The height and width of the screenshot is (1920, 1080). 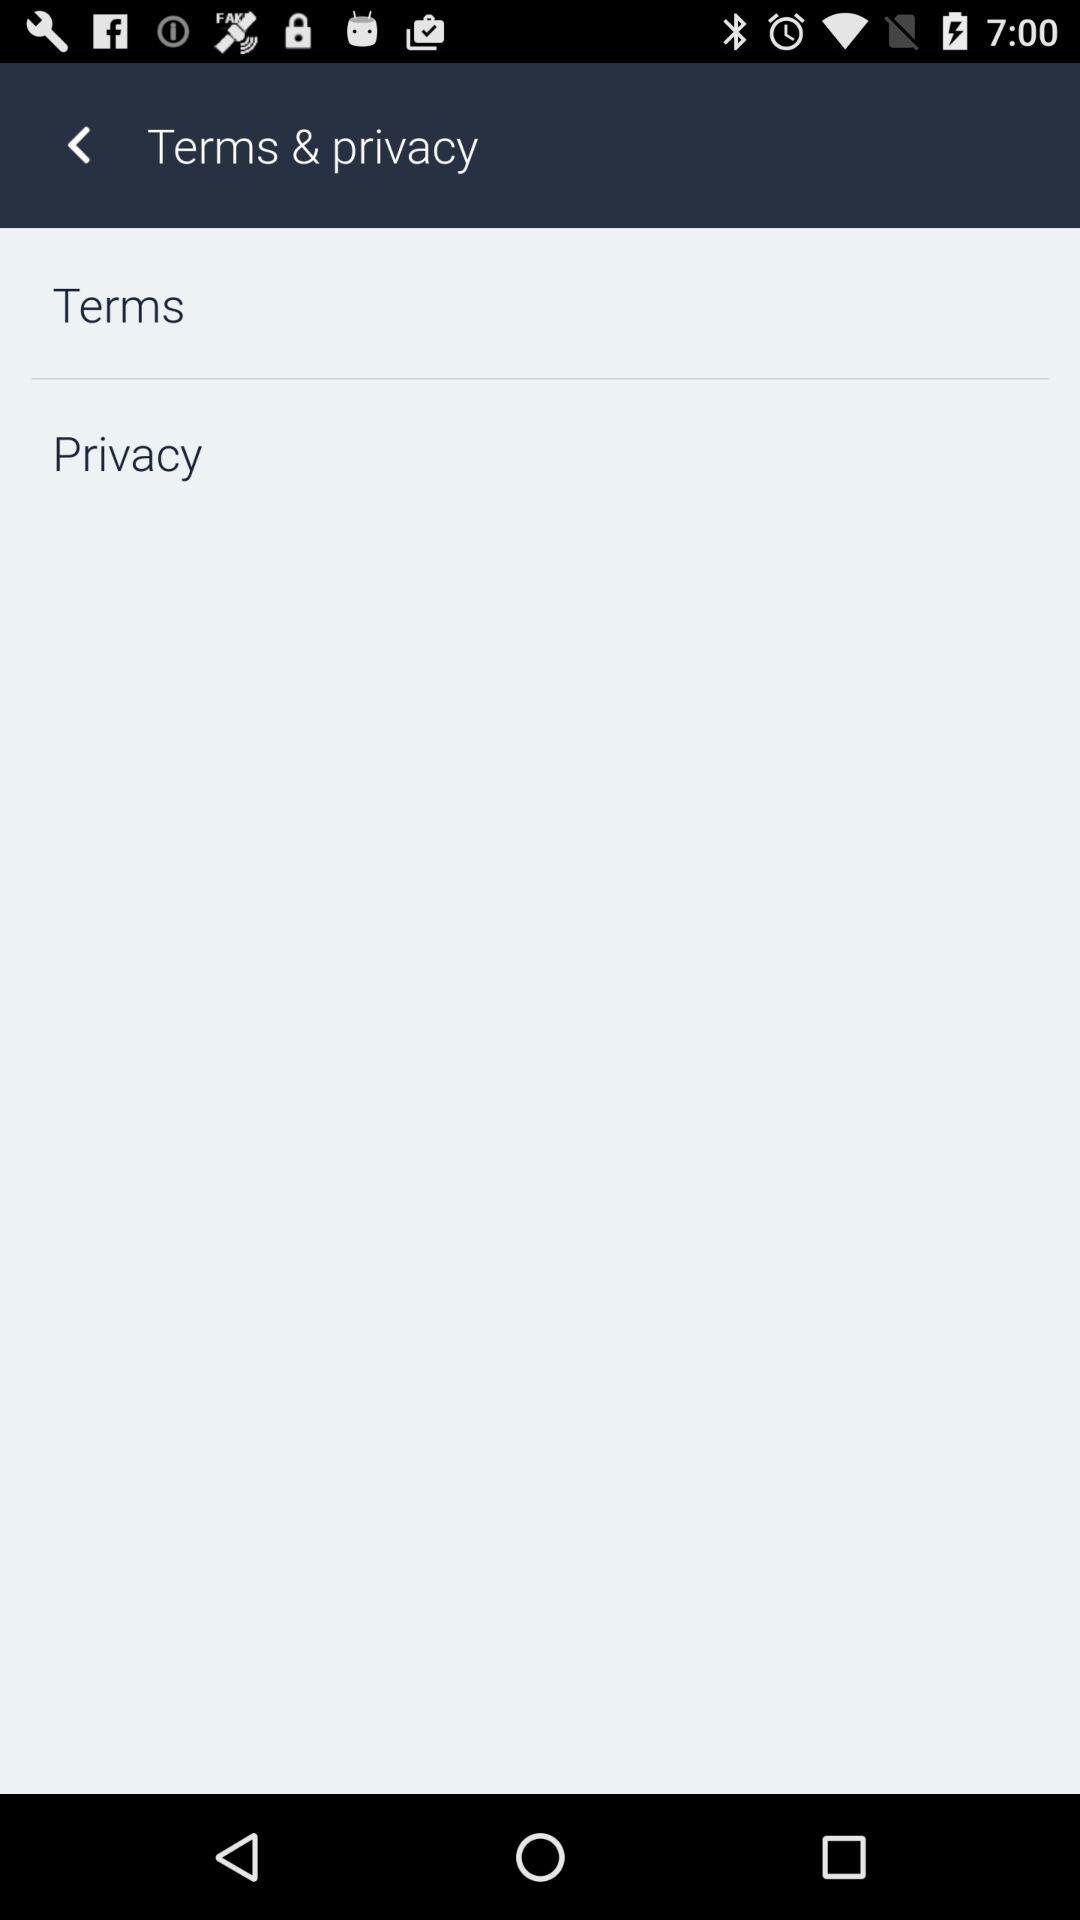 I want to click on the terms & privacy, so click(x=591, y=144).